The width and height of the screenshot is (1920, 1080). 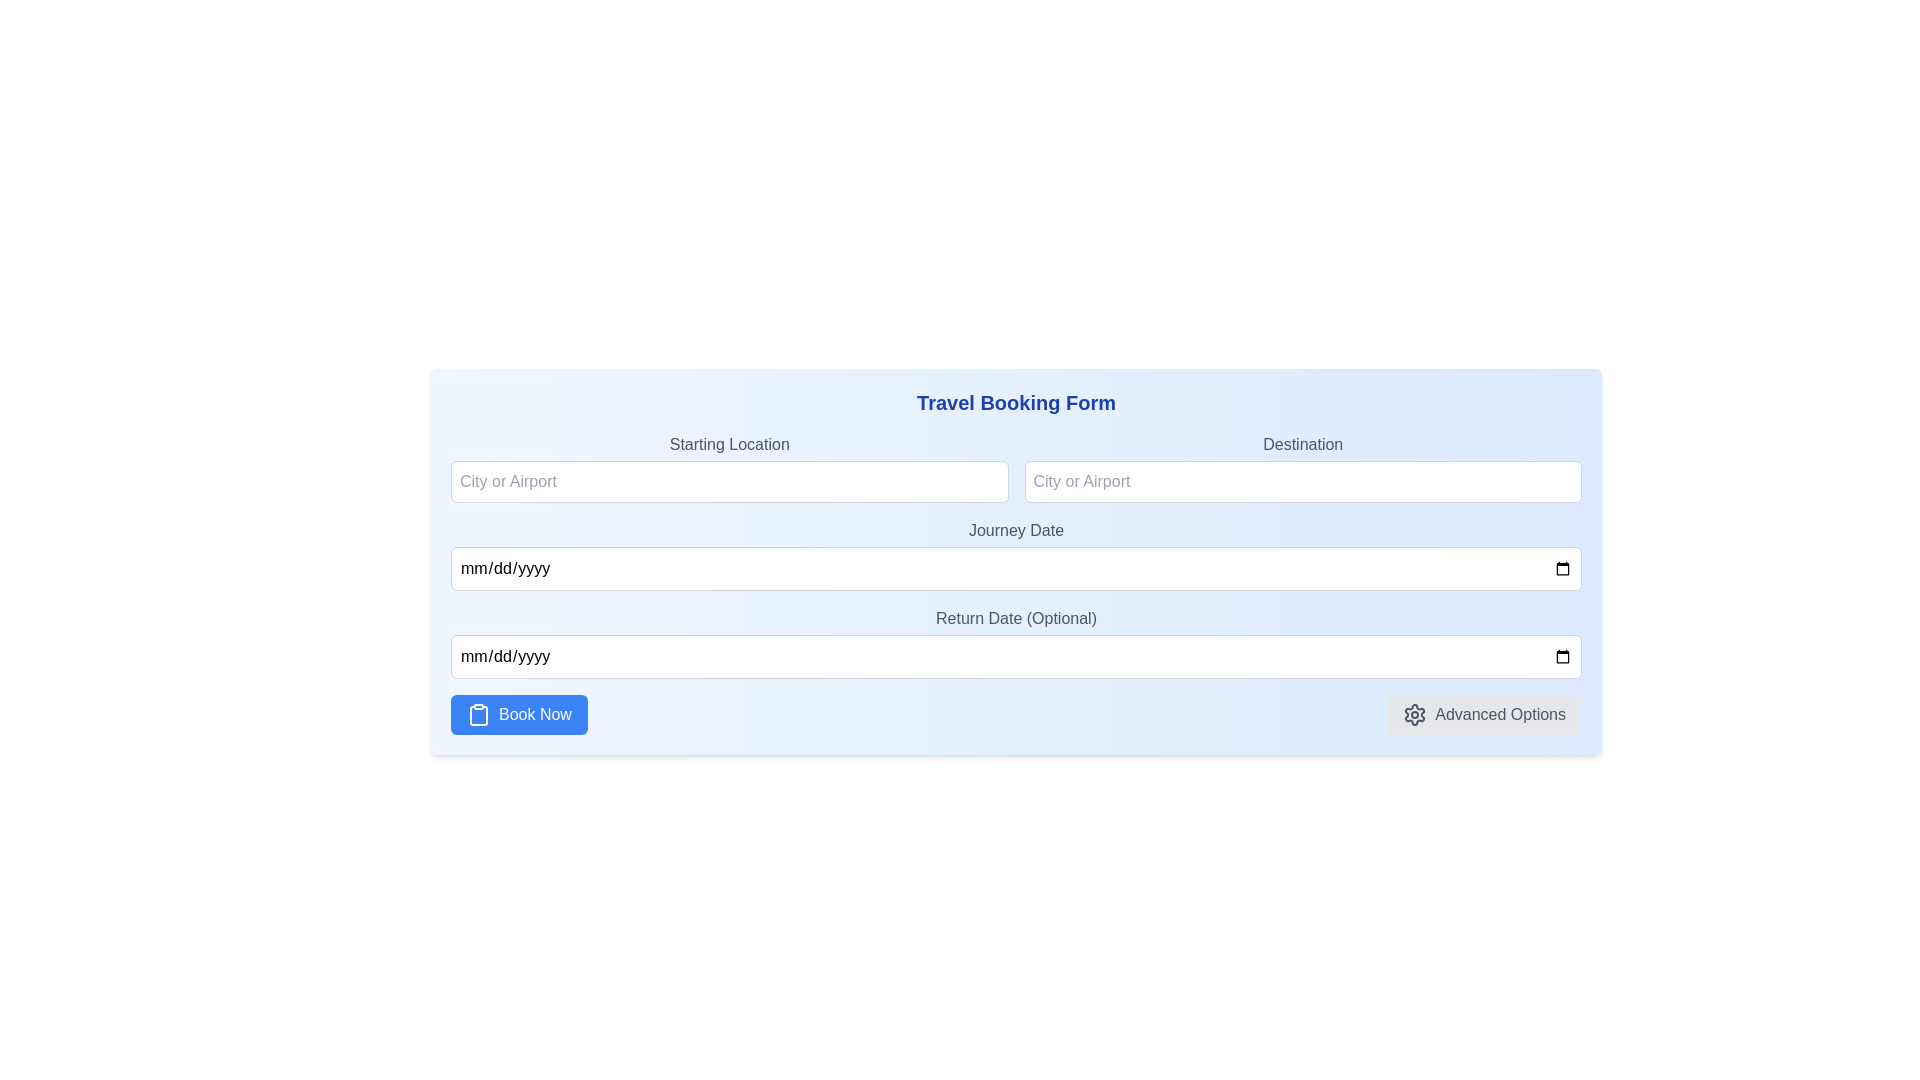 What do you see at coordinates (1016, 402) in the screenshot?
I see `the bold blue heading labeled 'Travel Booking Form', which is prominently displayed at the top of the form layout` at bounding box center [1016, 402].